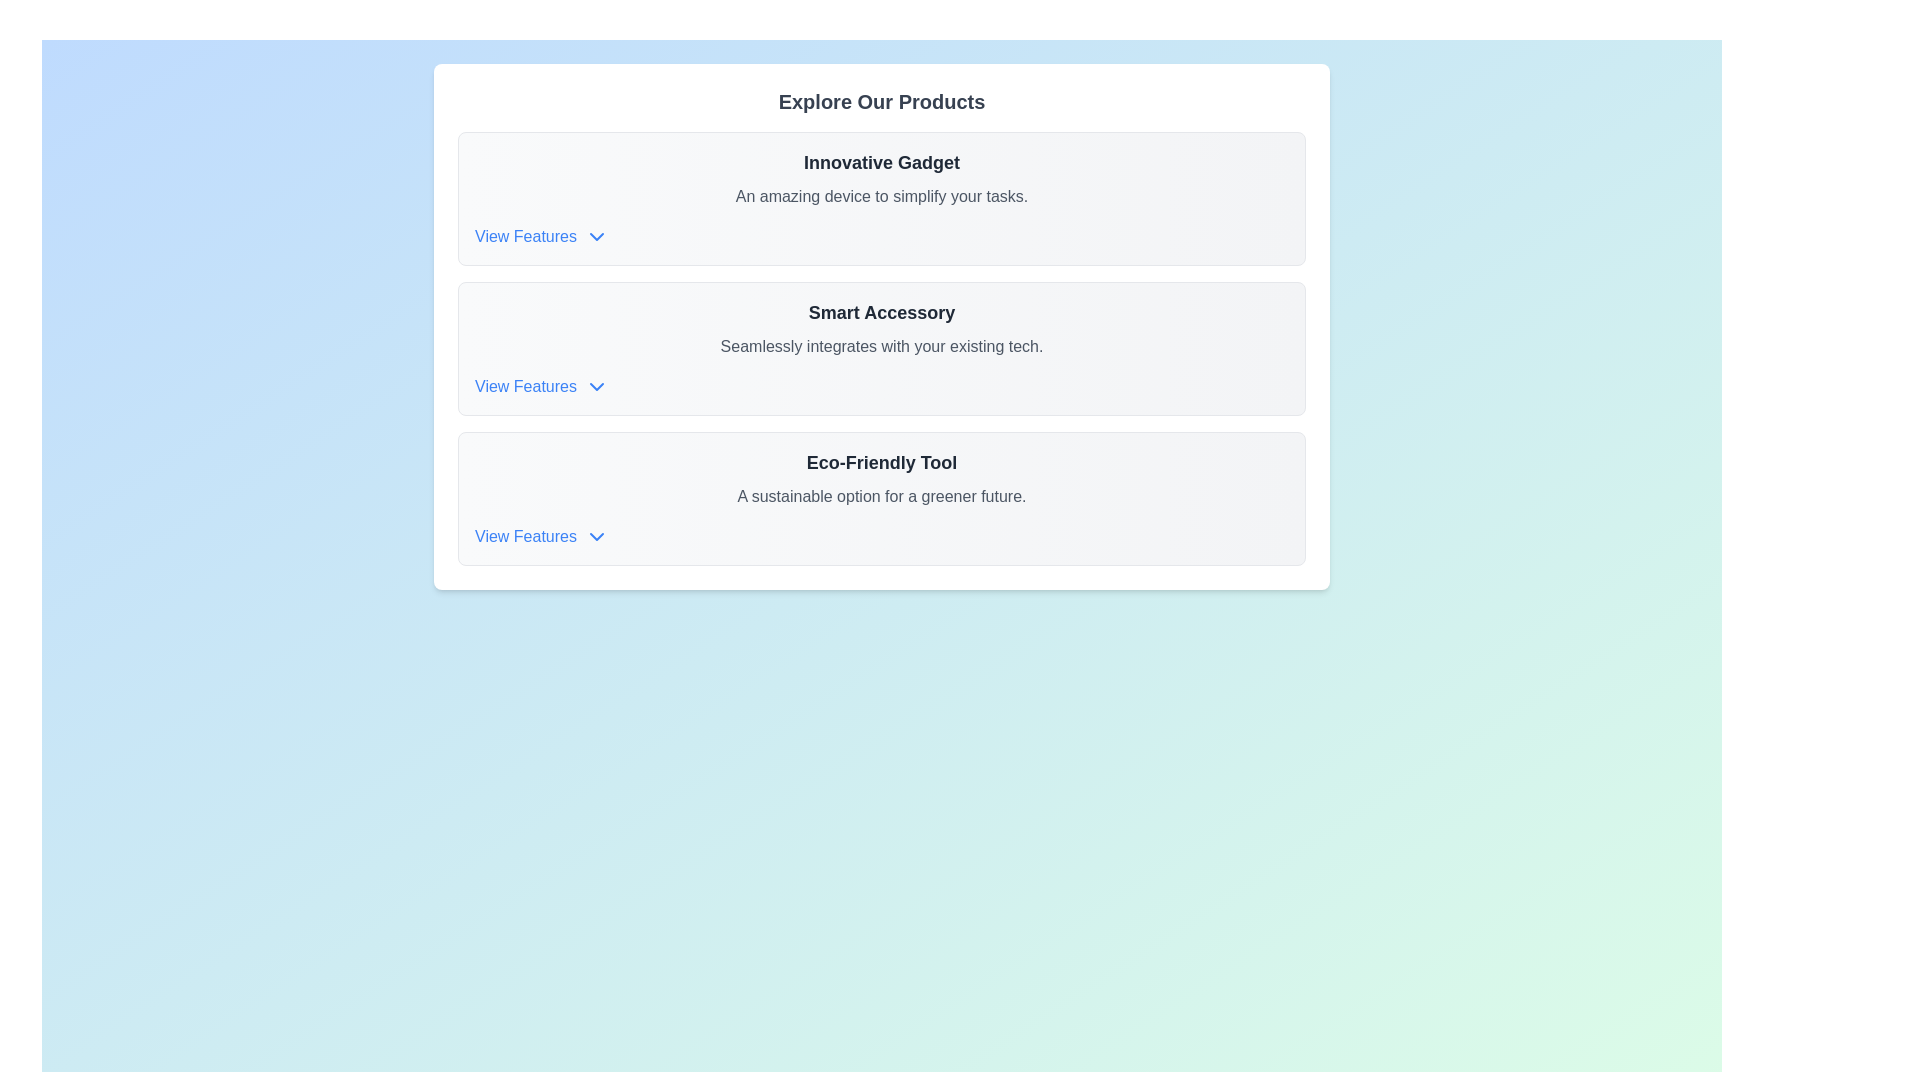 The width and height of the screenshot is (1920, 1080). Describe the element at coordinates (595, 535) in the screenshot. I see `the third chevron down icon next to the 'View Features' text` at that location.